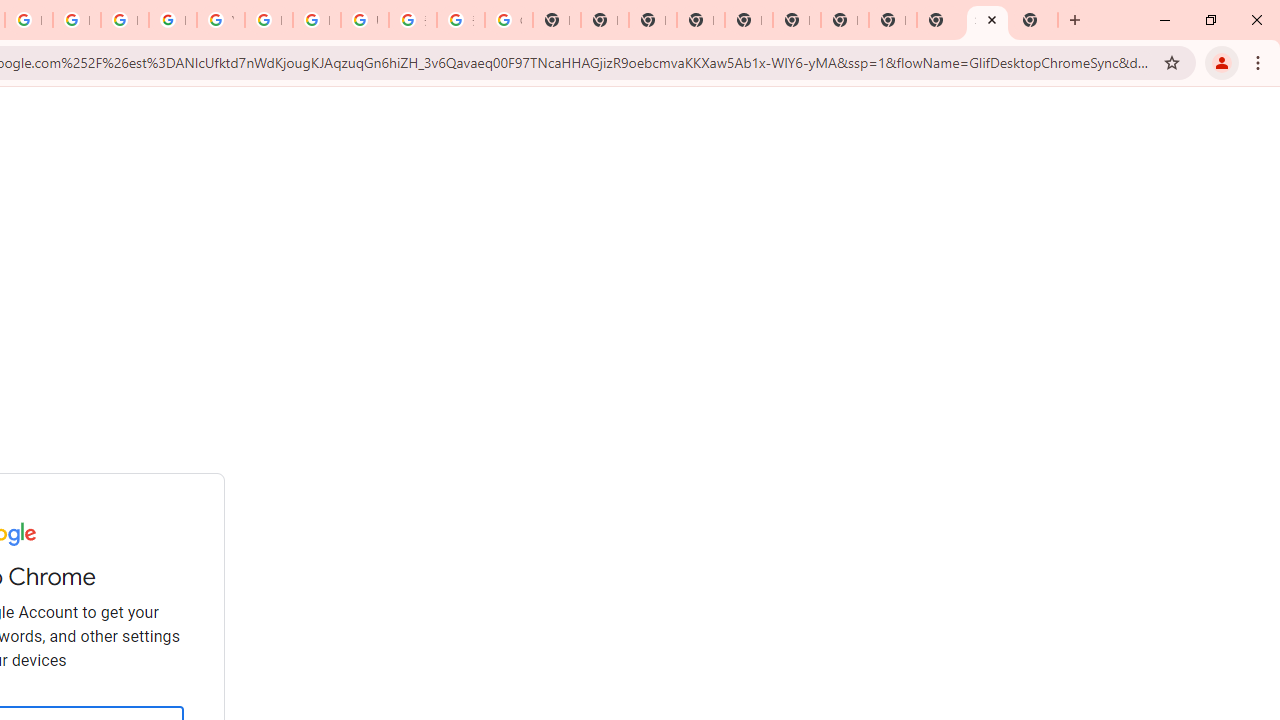  What do you see at coordinates (1034, 20) in the screenshot?
I see `'New Tab'` at bounding box center [1034, 20].